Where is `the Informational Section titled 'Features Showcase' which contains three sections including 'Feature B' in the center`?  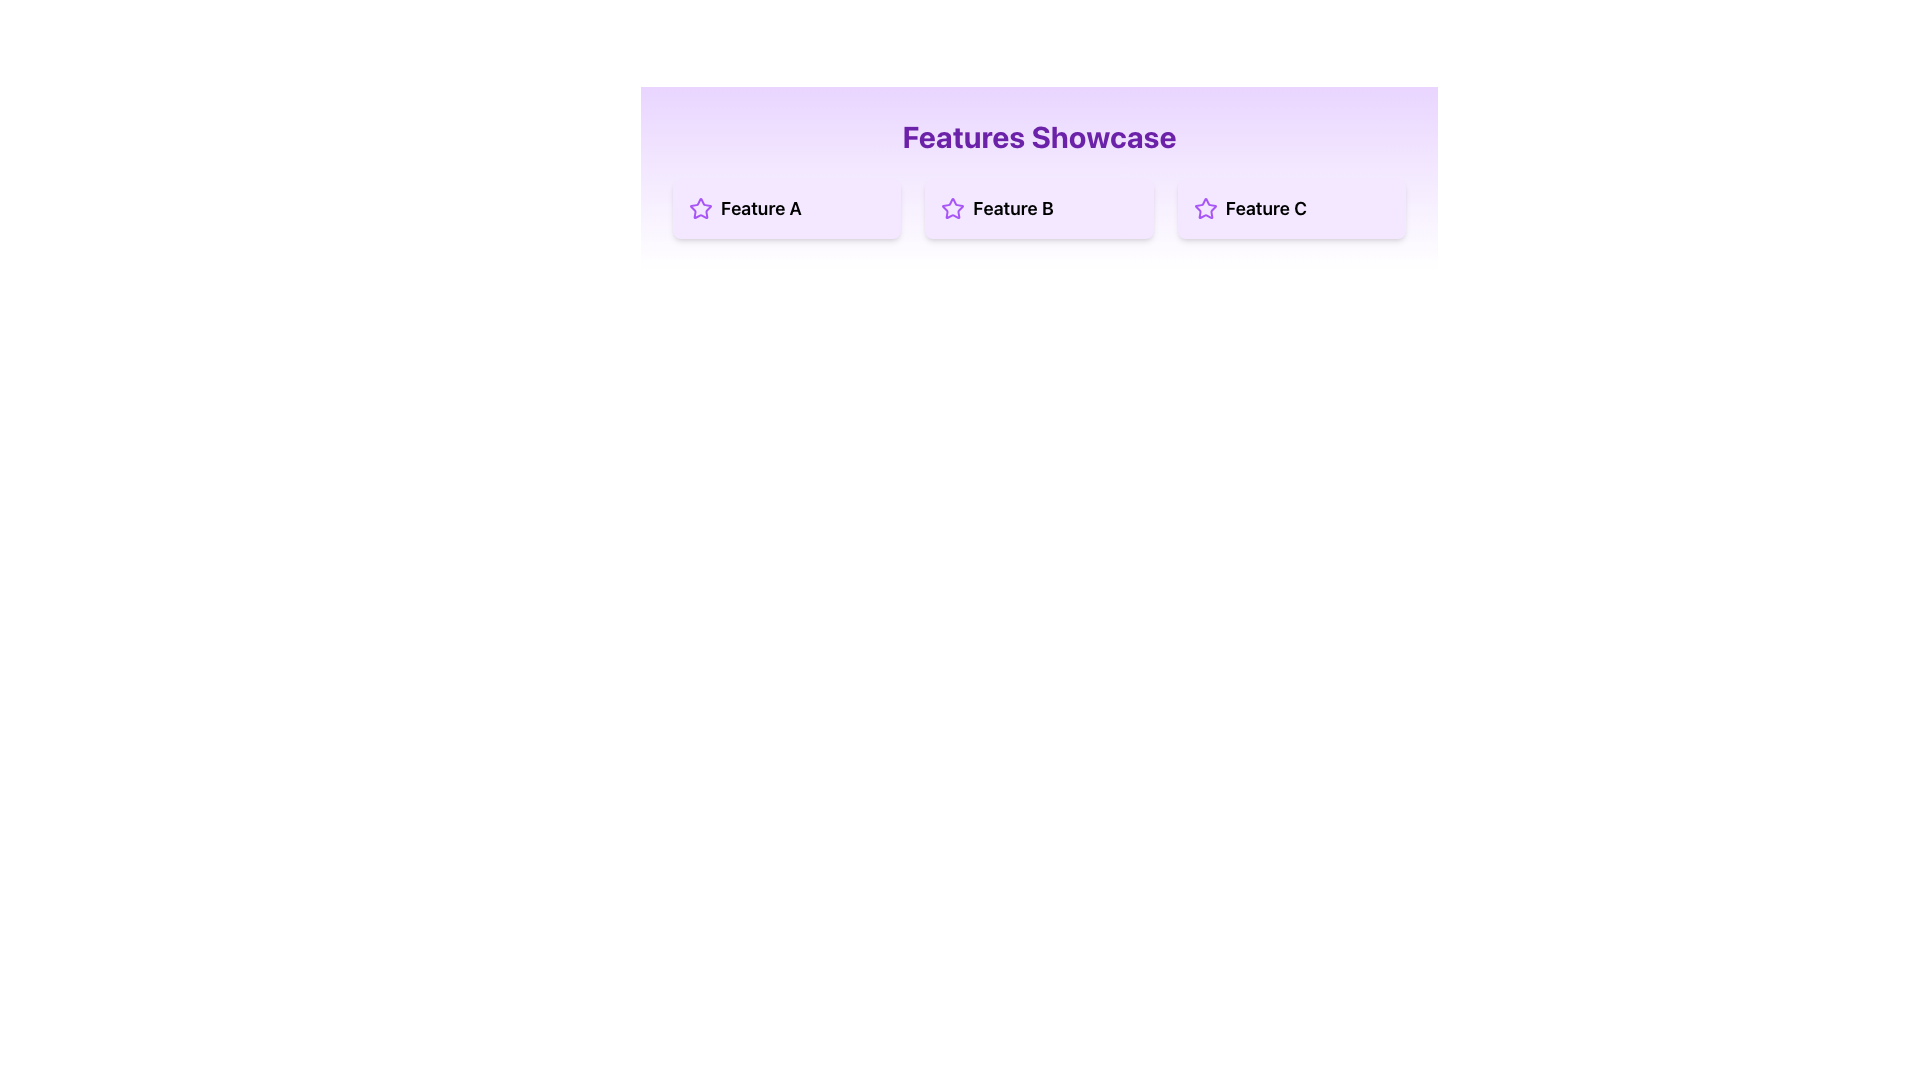 the Informational Section titled 'Features Showcase' which contains three sections including 'Feature B' in the center is located at coordinates (1039, 177).